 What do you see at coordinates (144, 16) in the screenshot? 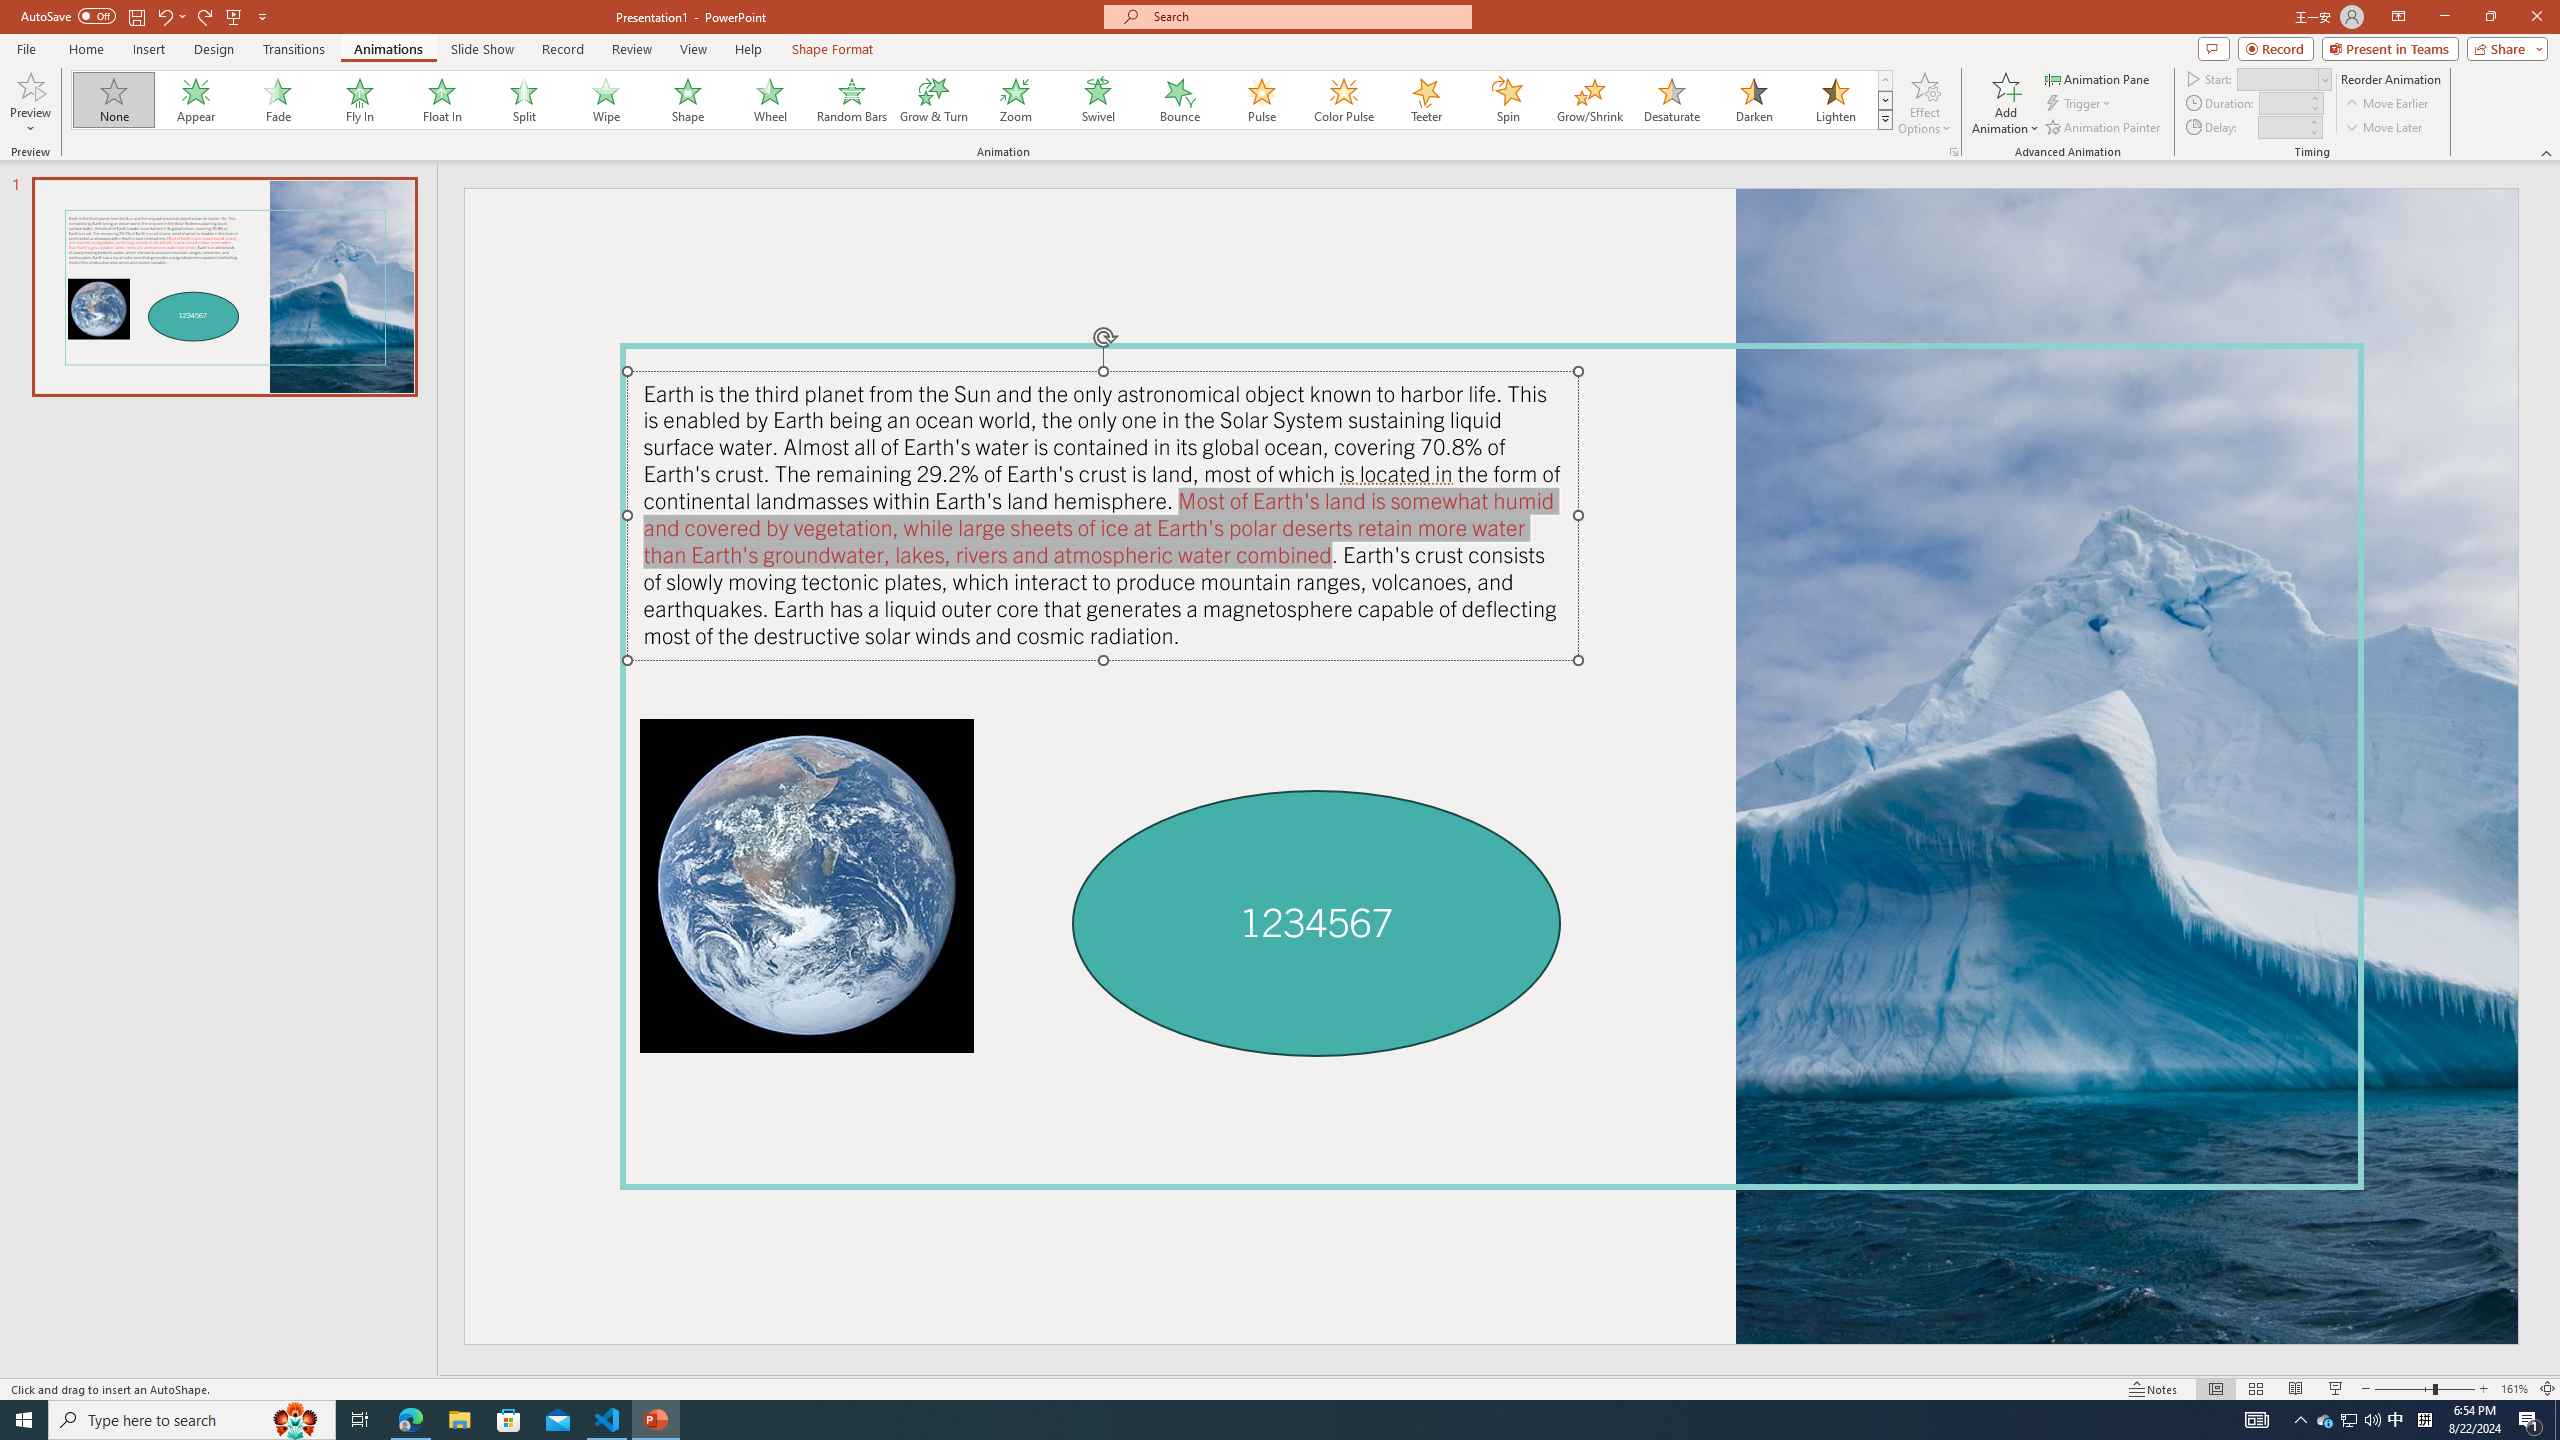
I see `'Quick Access Toolbar'` at bounding box center [144, 16].